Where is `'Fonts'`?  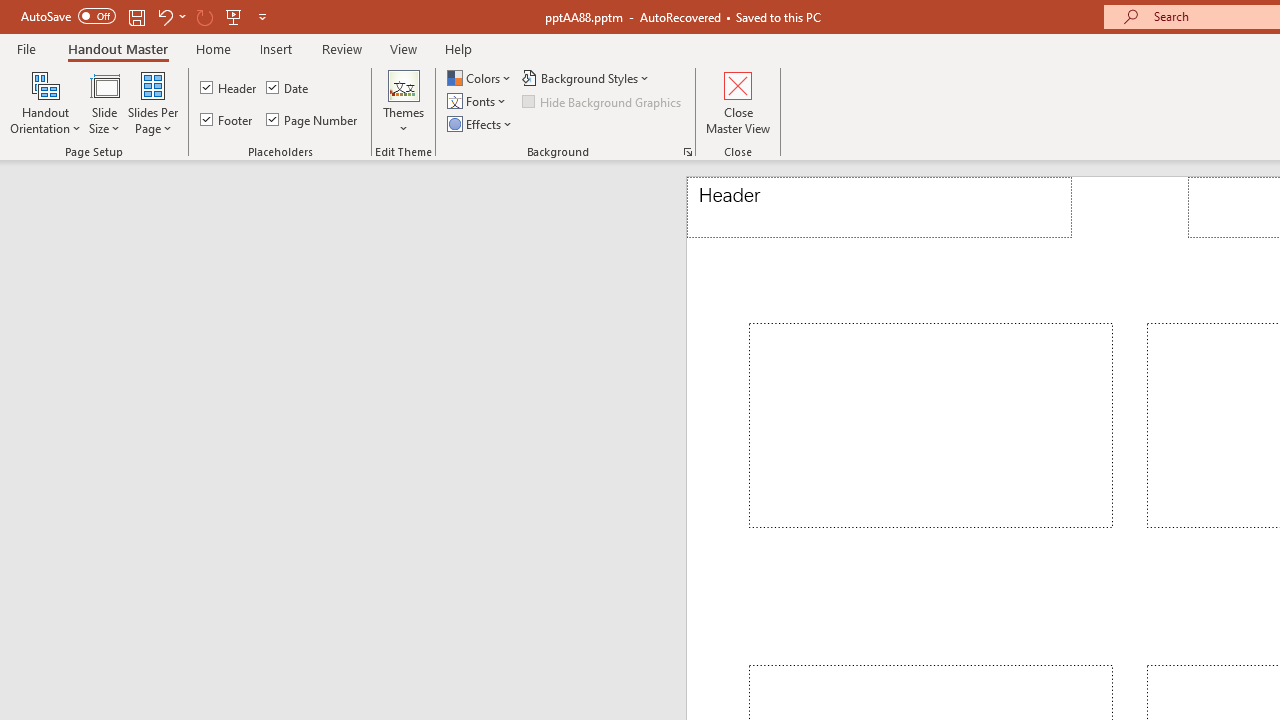
'Fonts' is located at coordinates (477, 101).